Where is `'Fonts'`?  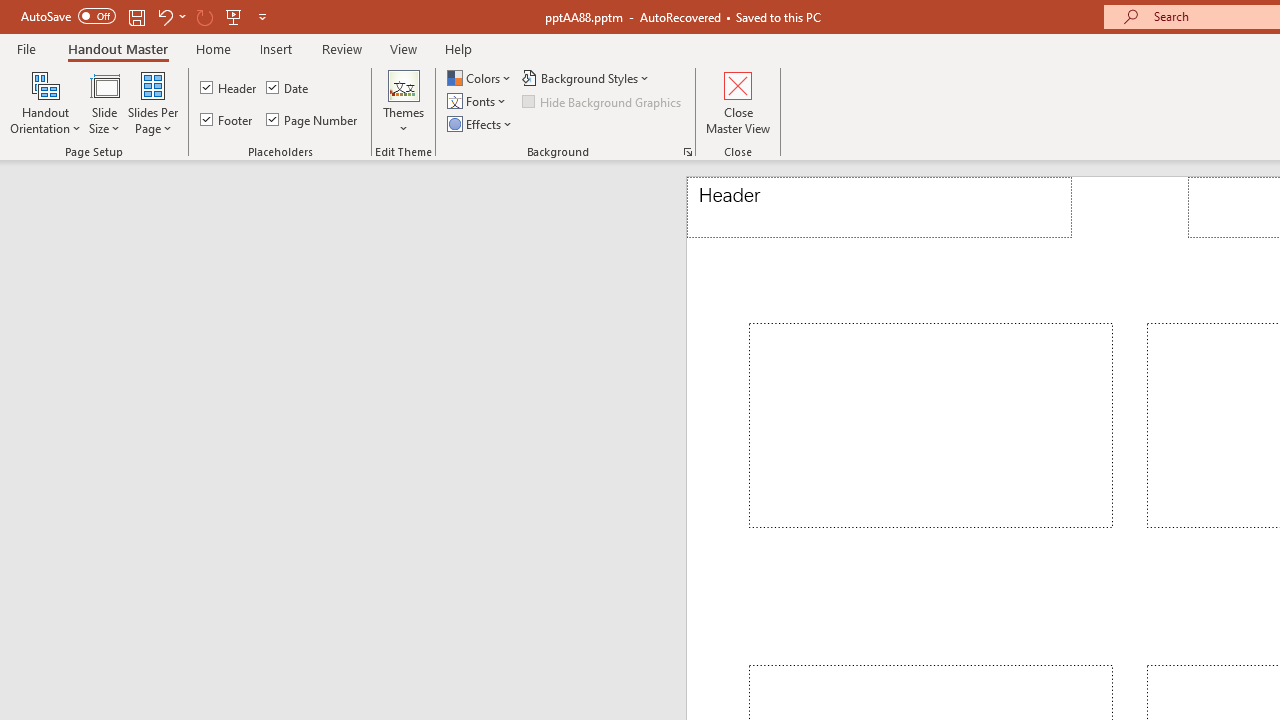
'Fonts' is located at coordinates (477, 101).